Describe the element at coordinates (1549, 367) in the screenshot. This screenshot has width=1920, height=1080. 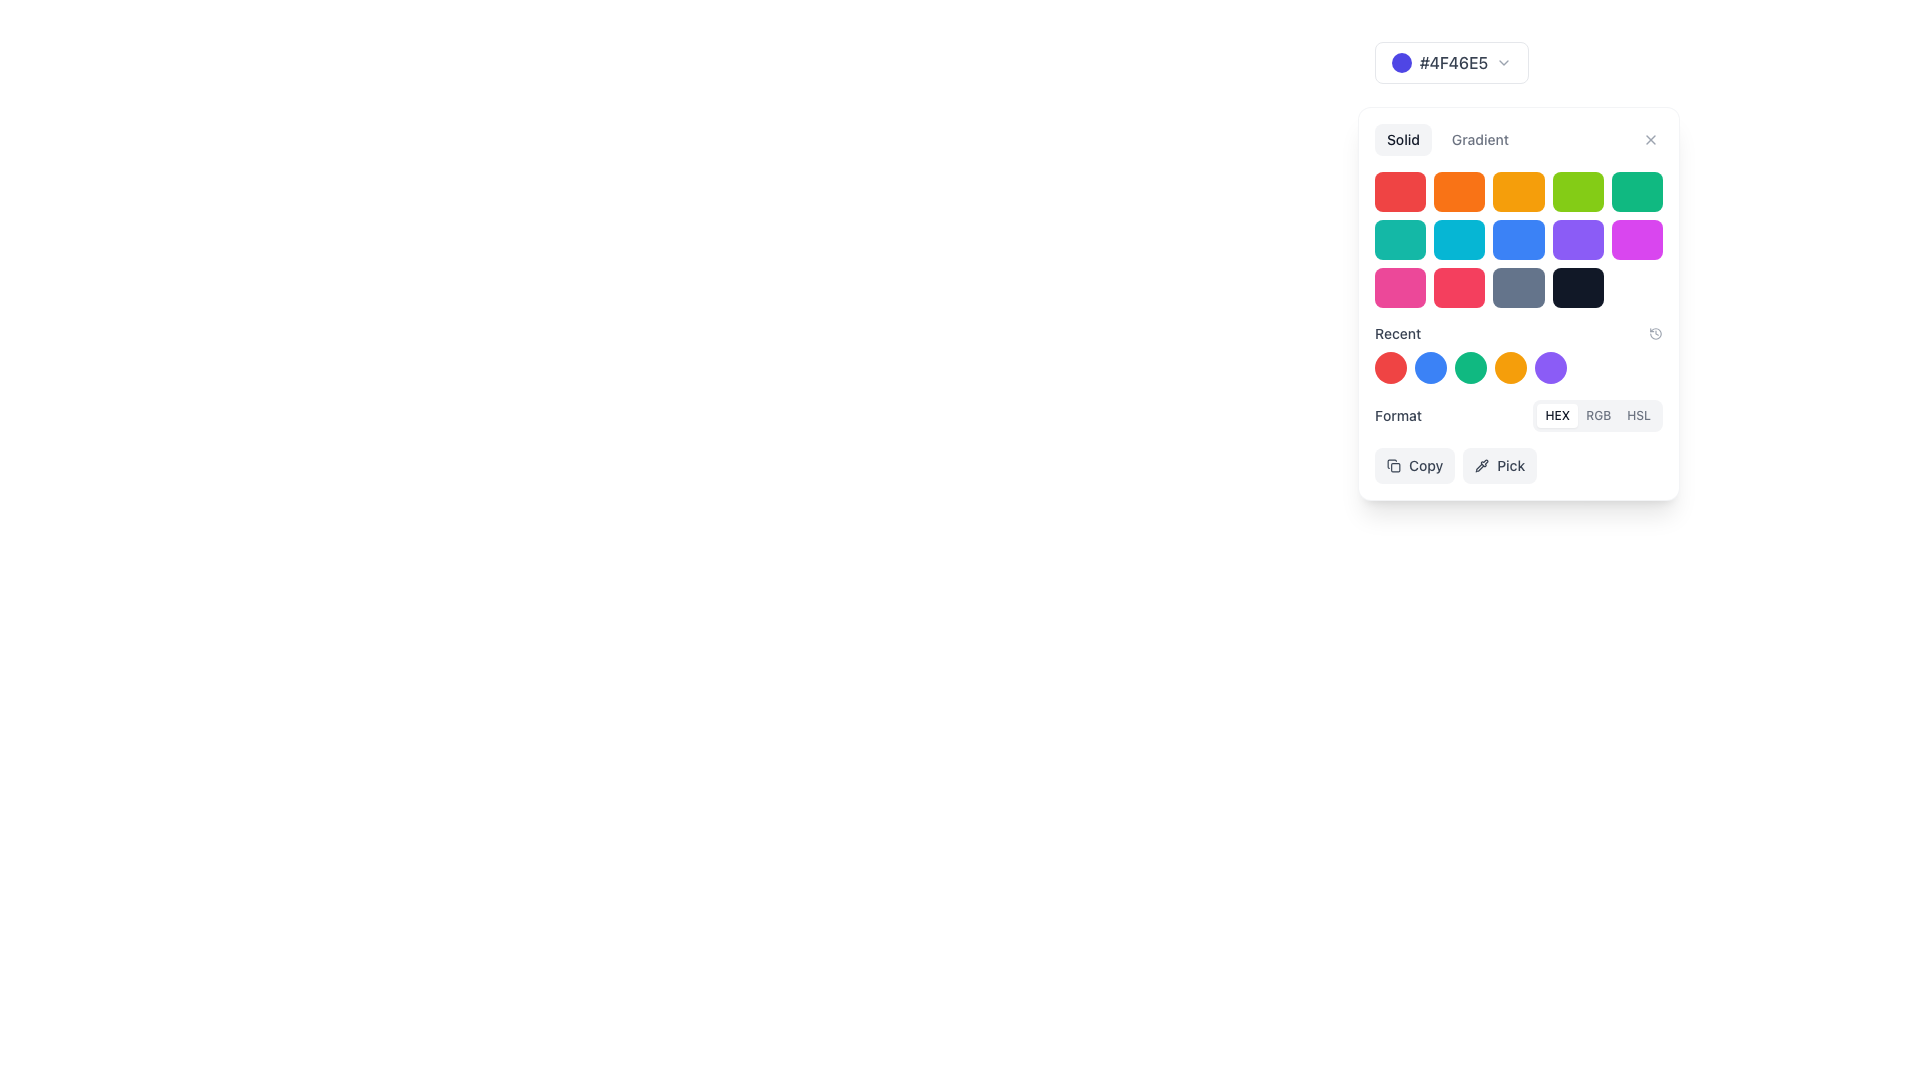
I see `the fifth circular button in the dropdown-style selector` at that location.